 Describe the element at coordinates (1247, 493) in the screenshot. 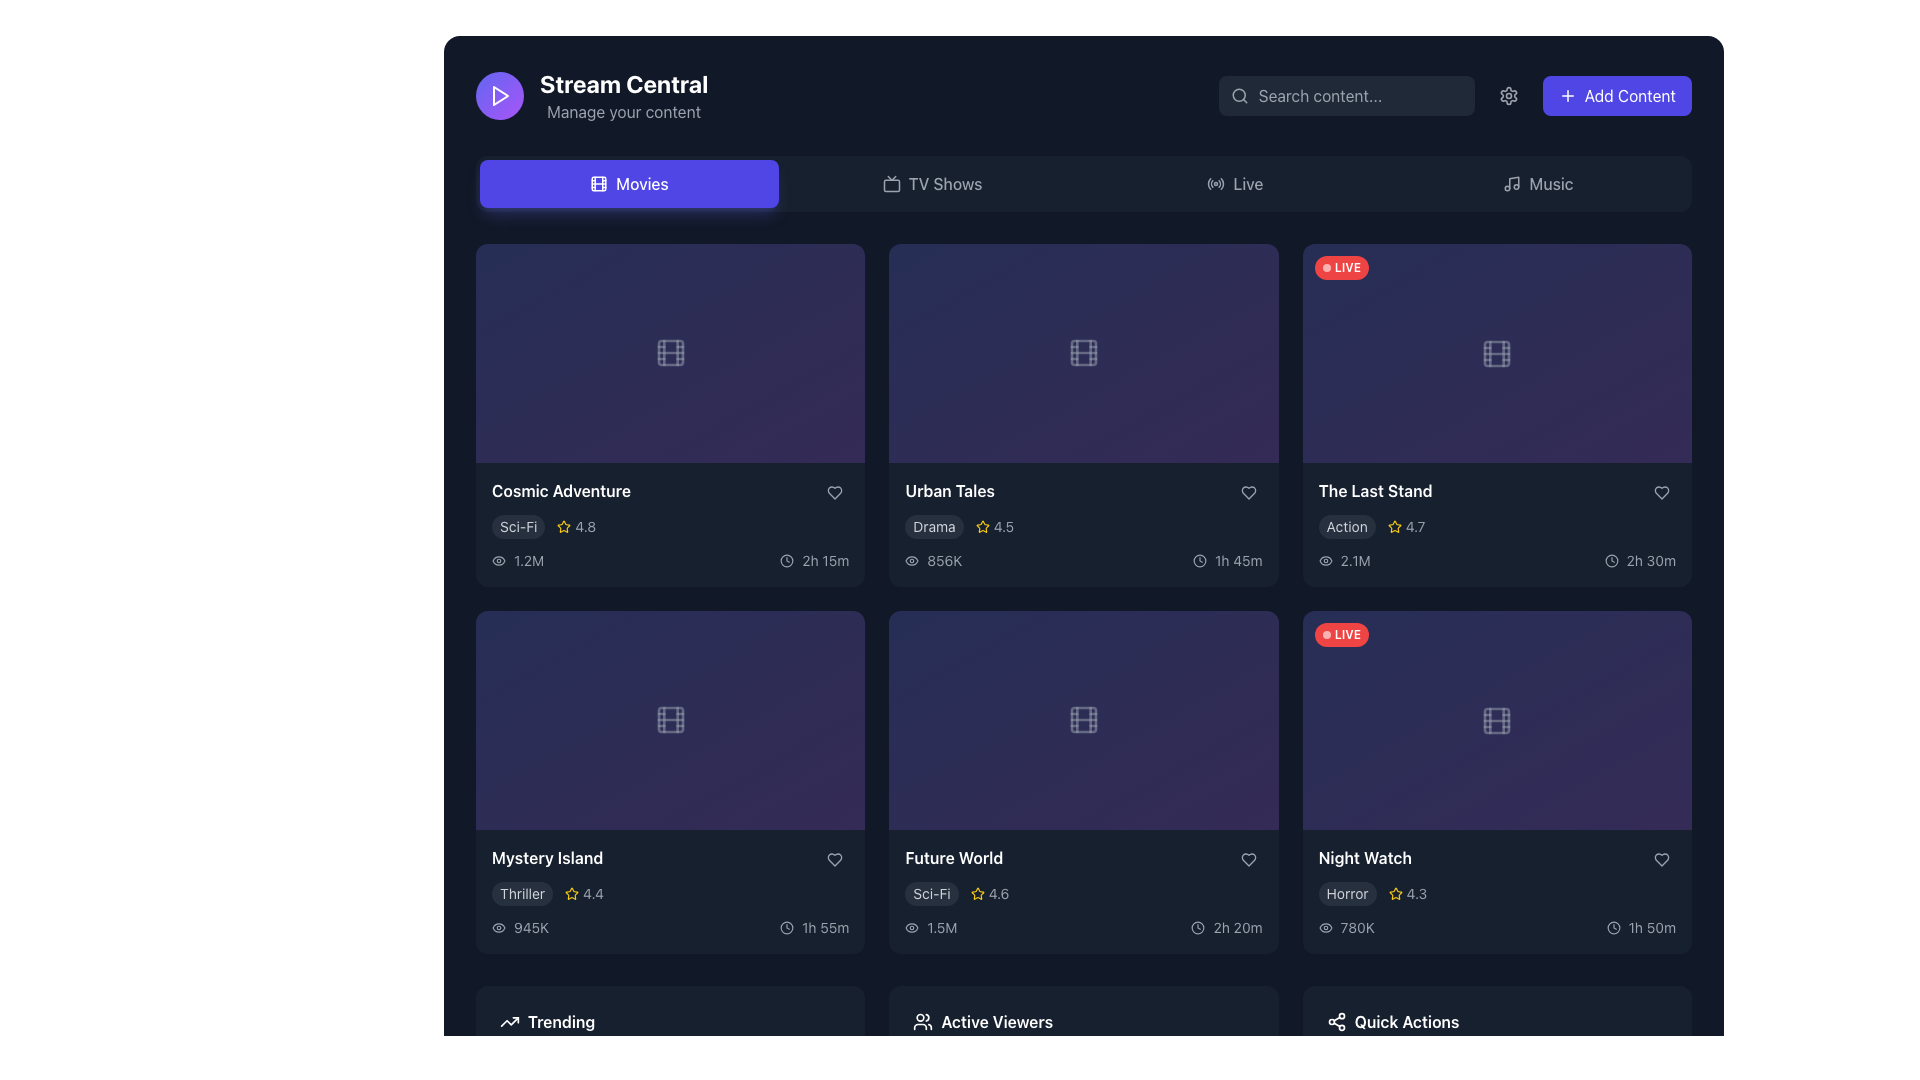

I see `the heart button` at that location.